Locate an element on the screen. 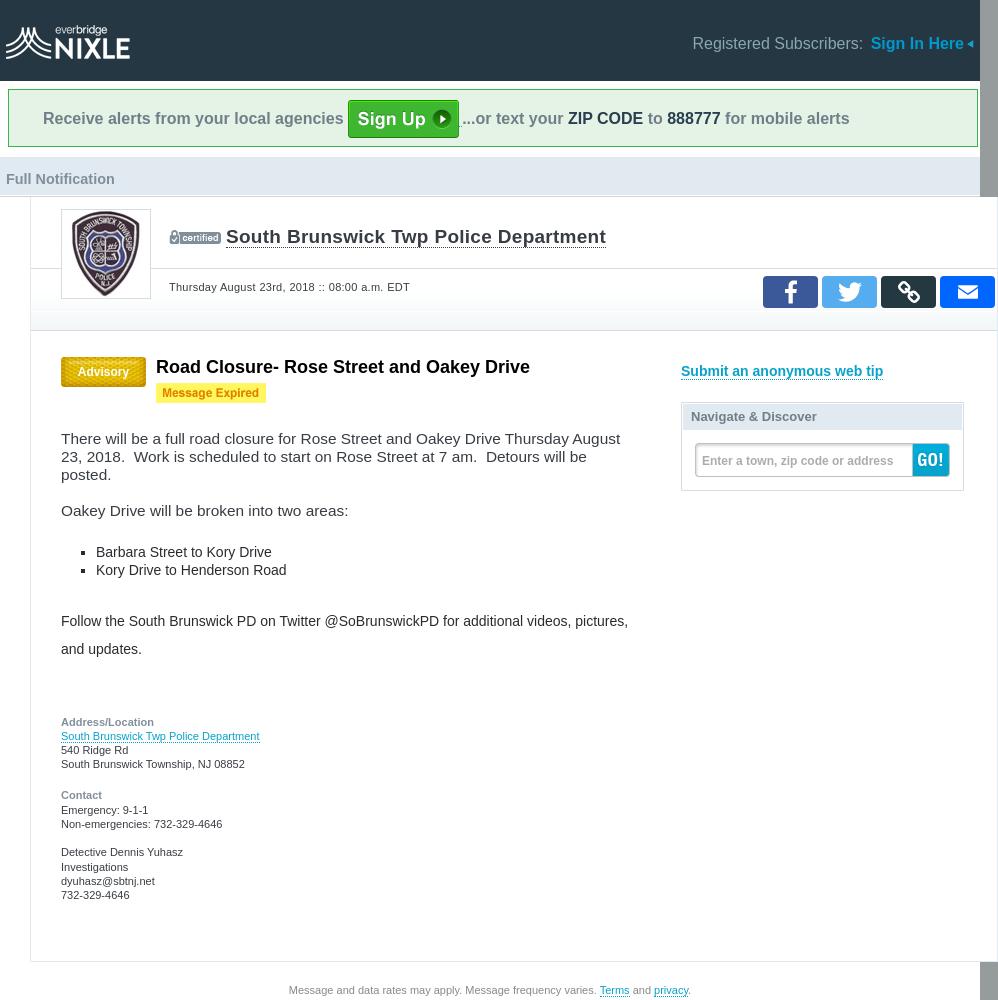 The height and width of the screenshot is (1000, 998). '...or text your' is located at coordinates (514, 116).